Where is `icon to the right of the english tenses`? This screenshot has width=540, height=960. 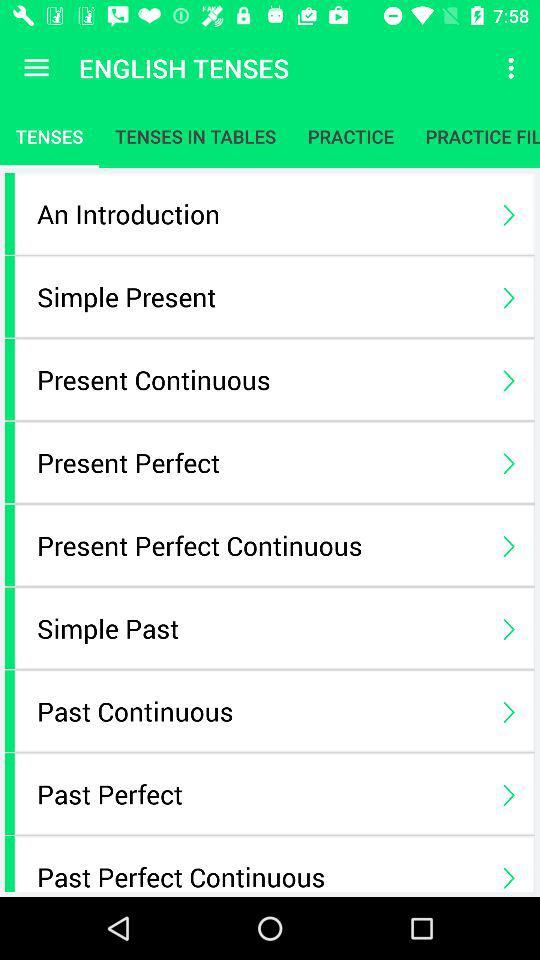
icon to the right of the english tenses is located at coordinates (513, 68).